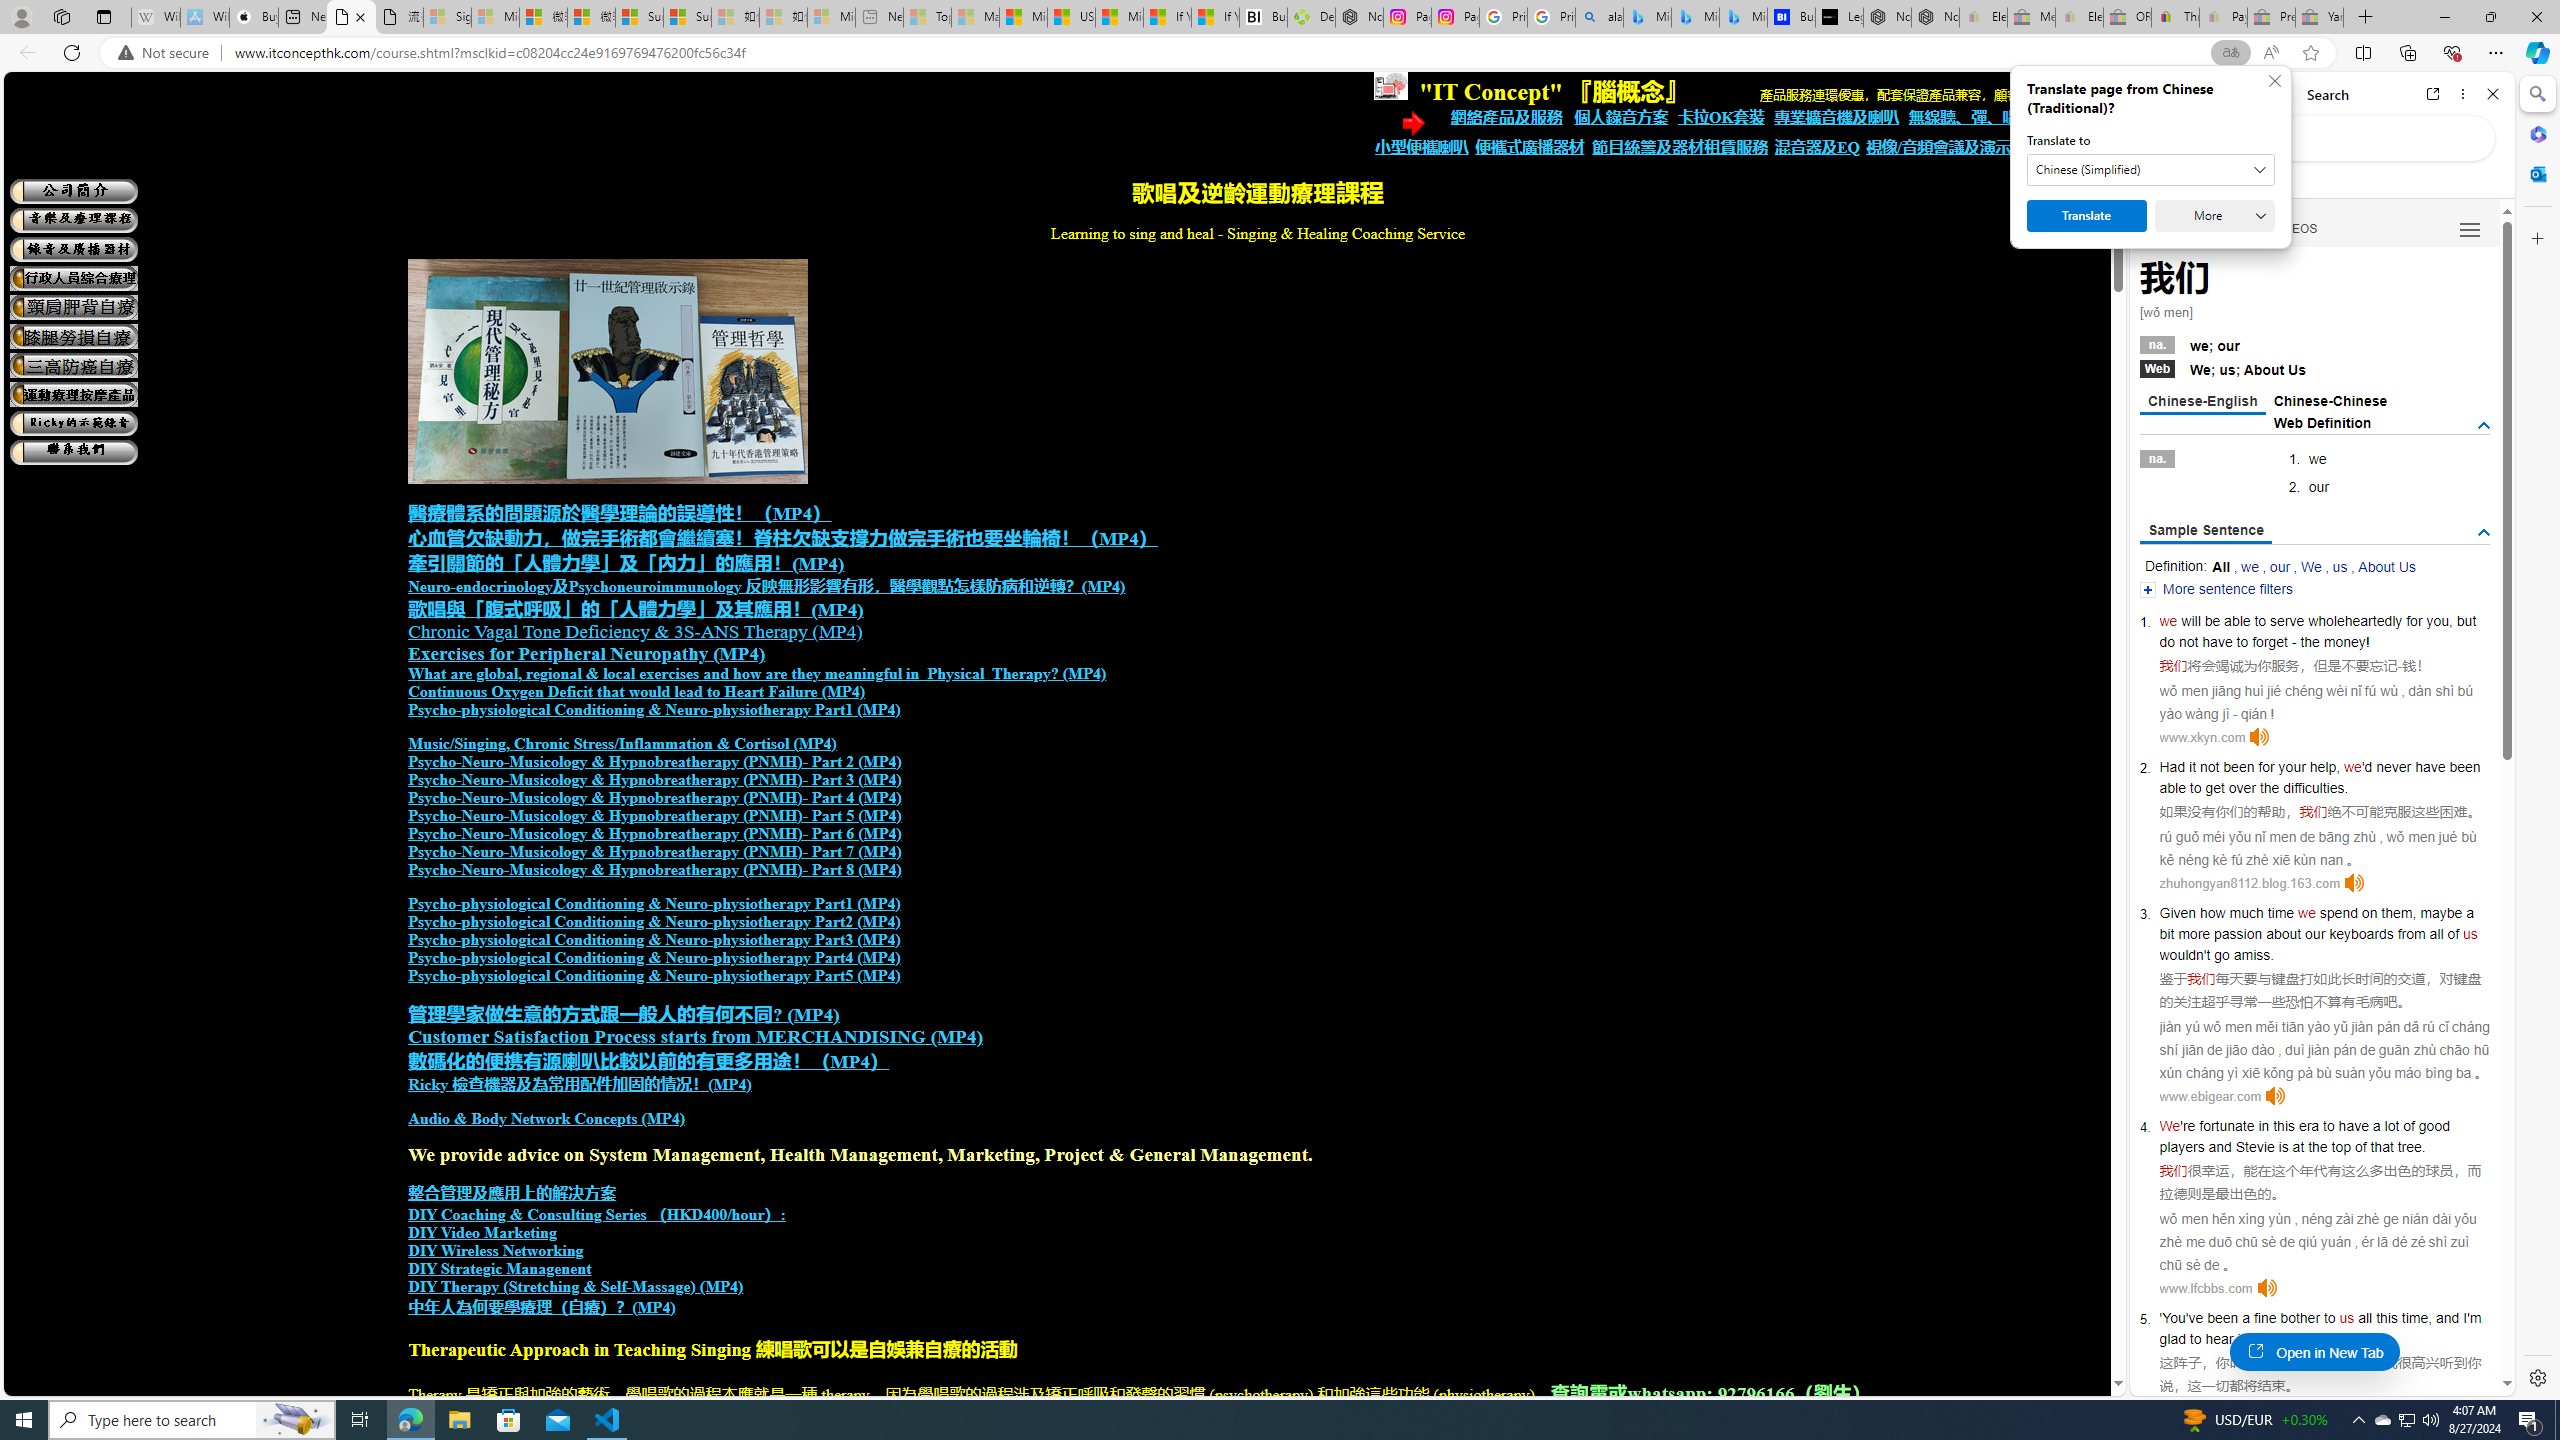 Image resolution: width=2560 pixels, height=1440 pixels. Describe the element at coordinates (633, 631) in the screenshot. I see `'Chronic Vagal Tone Deficiency & 3S-ANS Therapy (MP4)'` at that location.